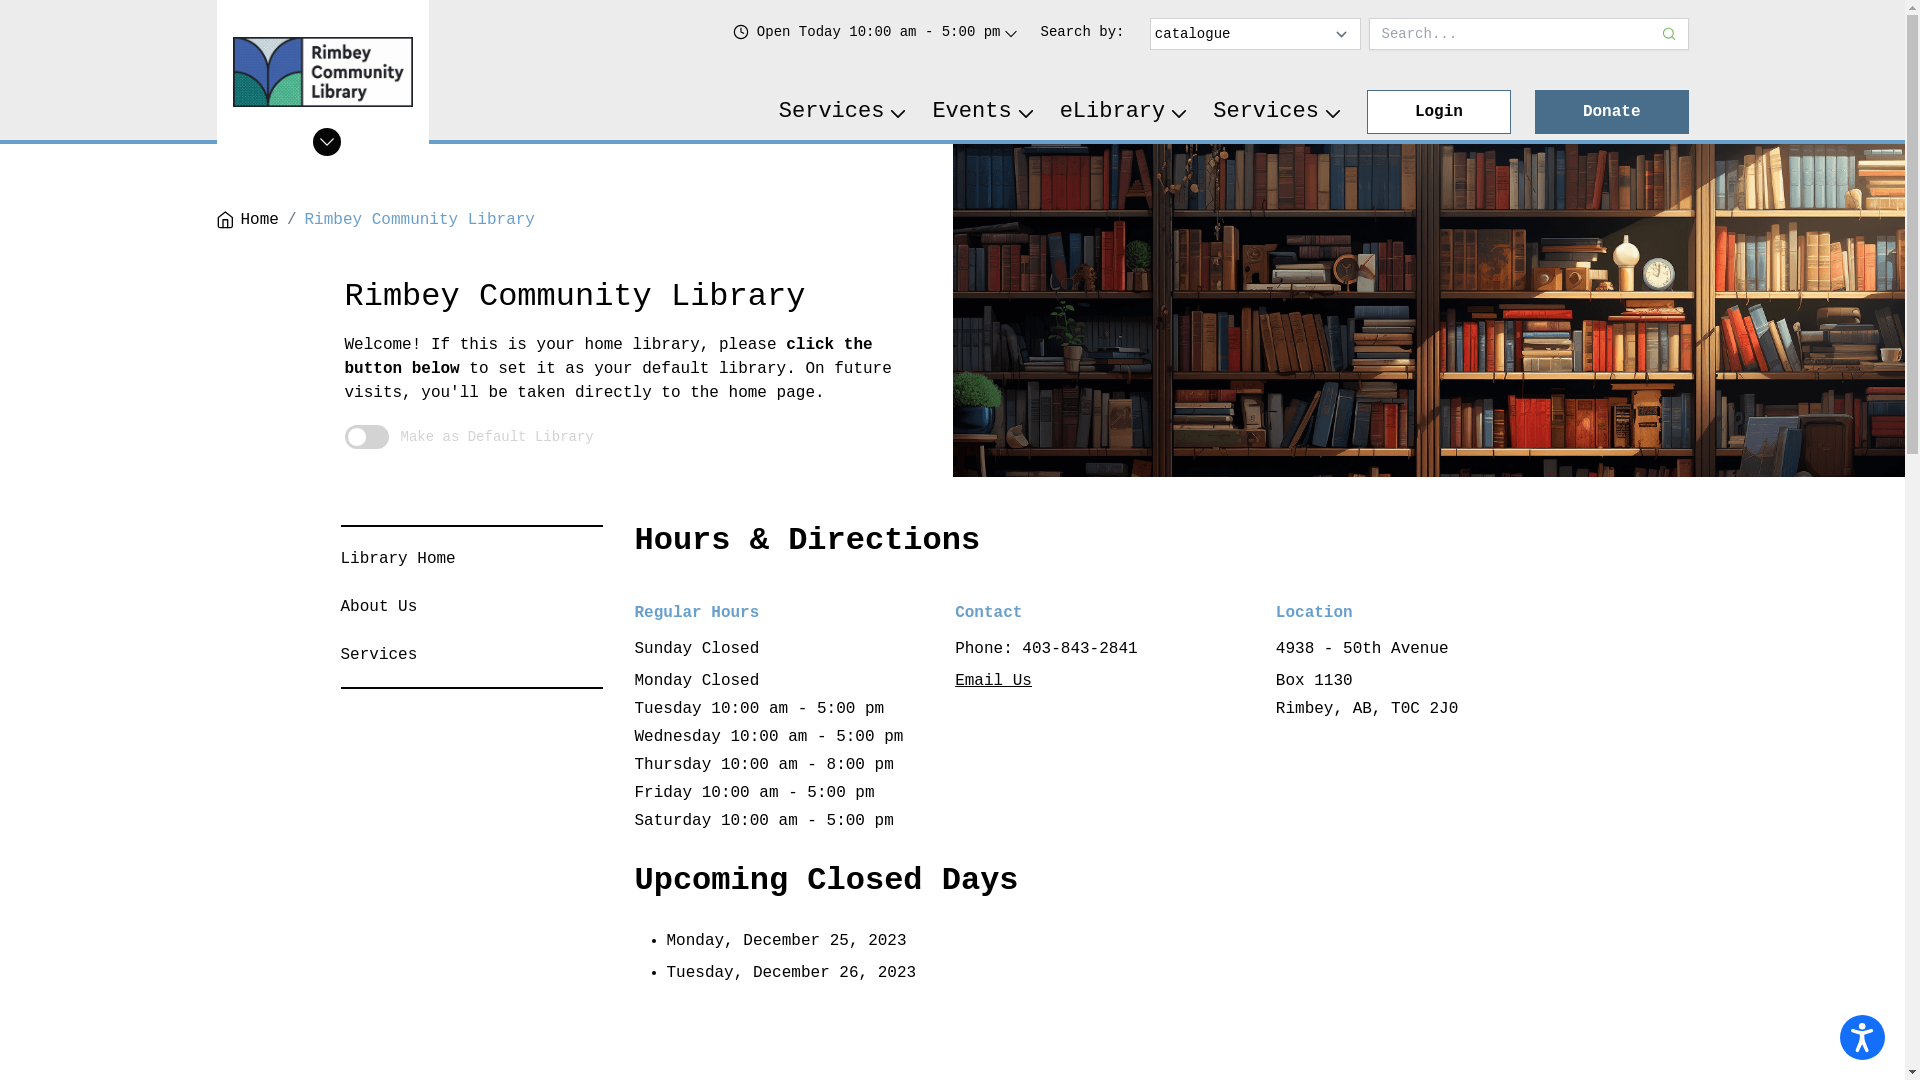 Image resolution: width=1920 pixels, height=1080 pixels. I want to click on 'About Us', so click(378, 605).